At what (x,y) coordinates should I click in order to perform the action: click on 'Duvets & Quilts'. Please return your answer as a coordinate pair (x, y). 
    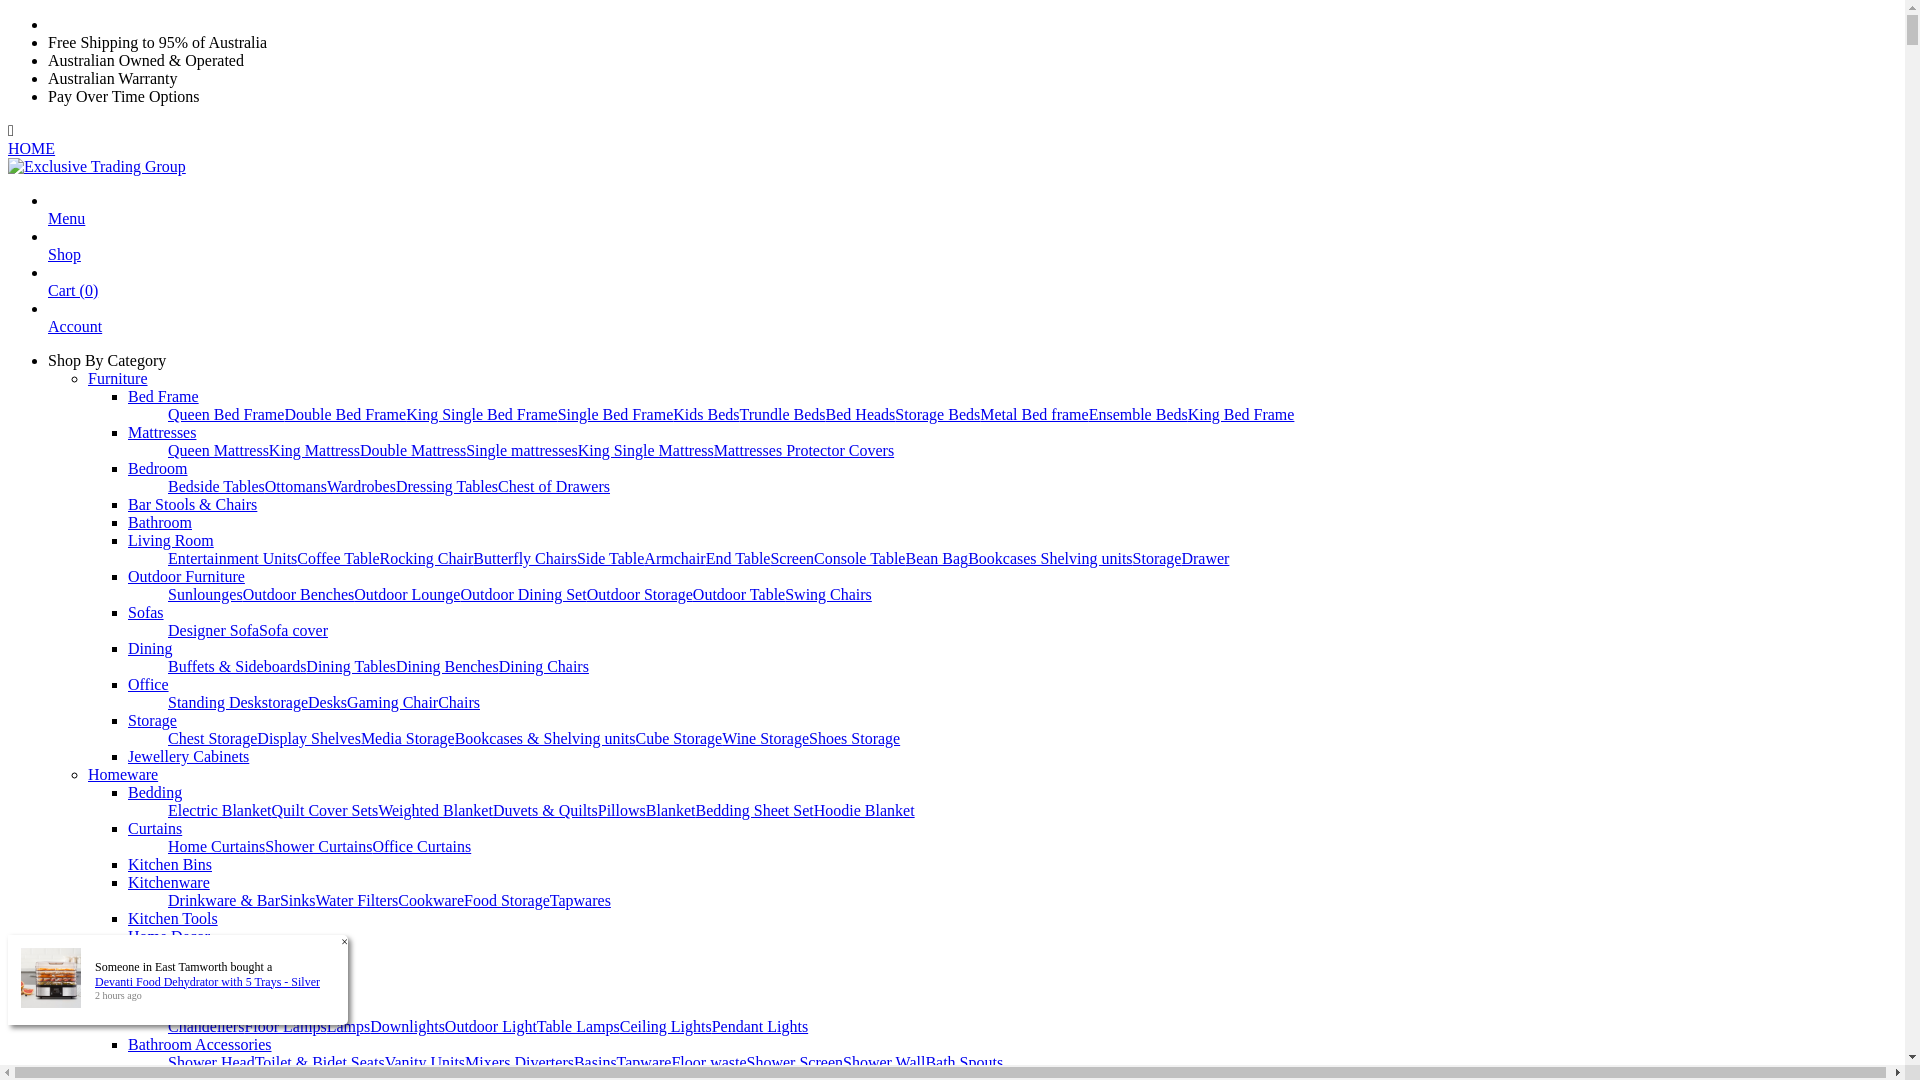
    Looking at the image, I should click on (545, 810).